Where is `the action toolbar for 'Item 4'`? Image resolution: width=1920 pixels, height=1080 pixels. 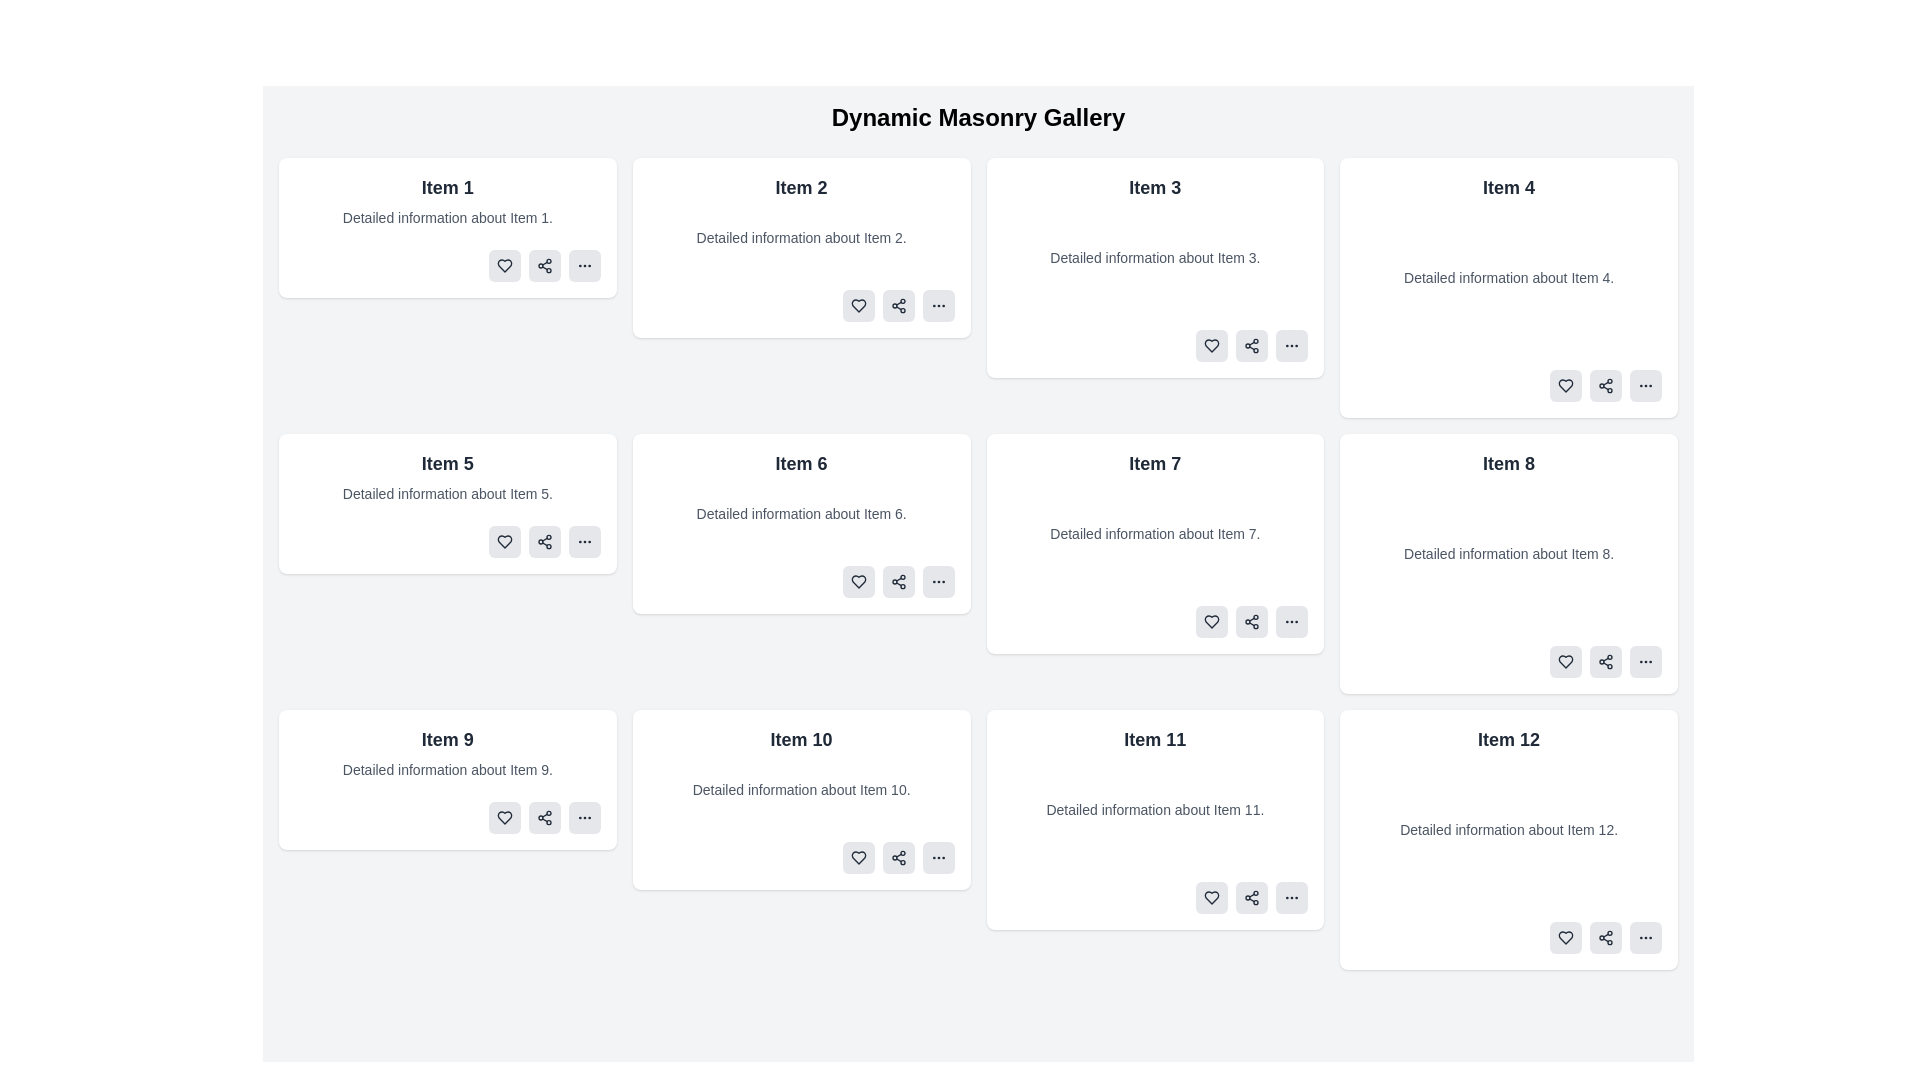 the action toolbar for 'Item 4' is located at coordinates (1508, 385).